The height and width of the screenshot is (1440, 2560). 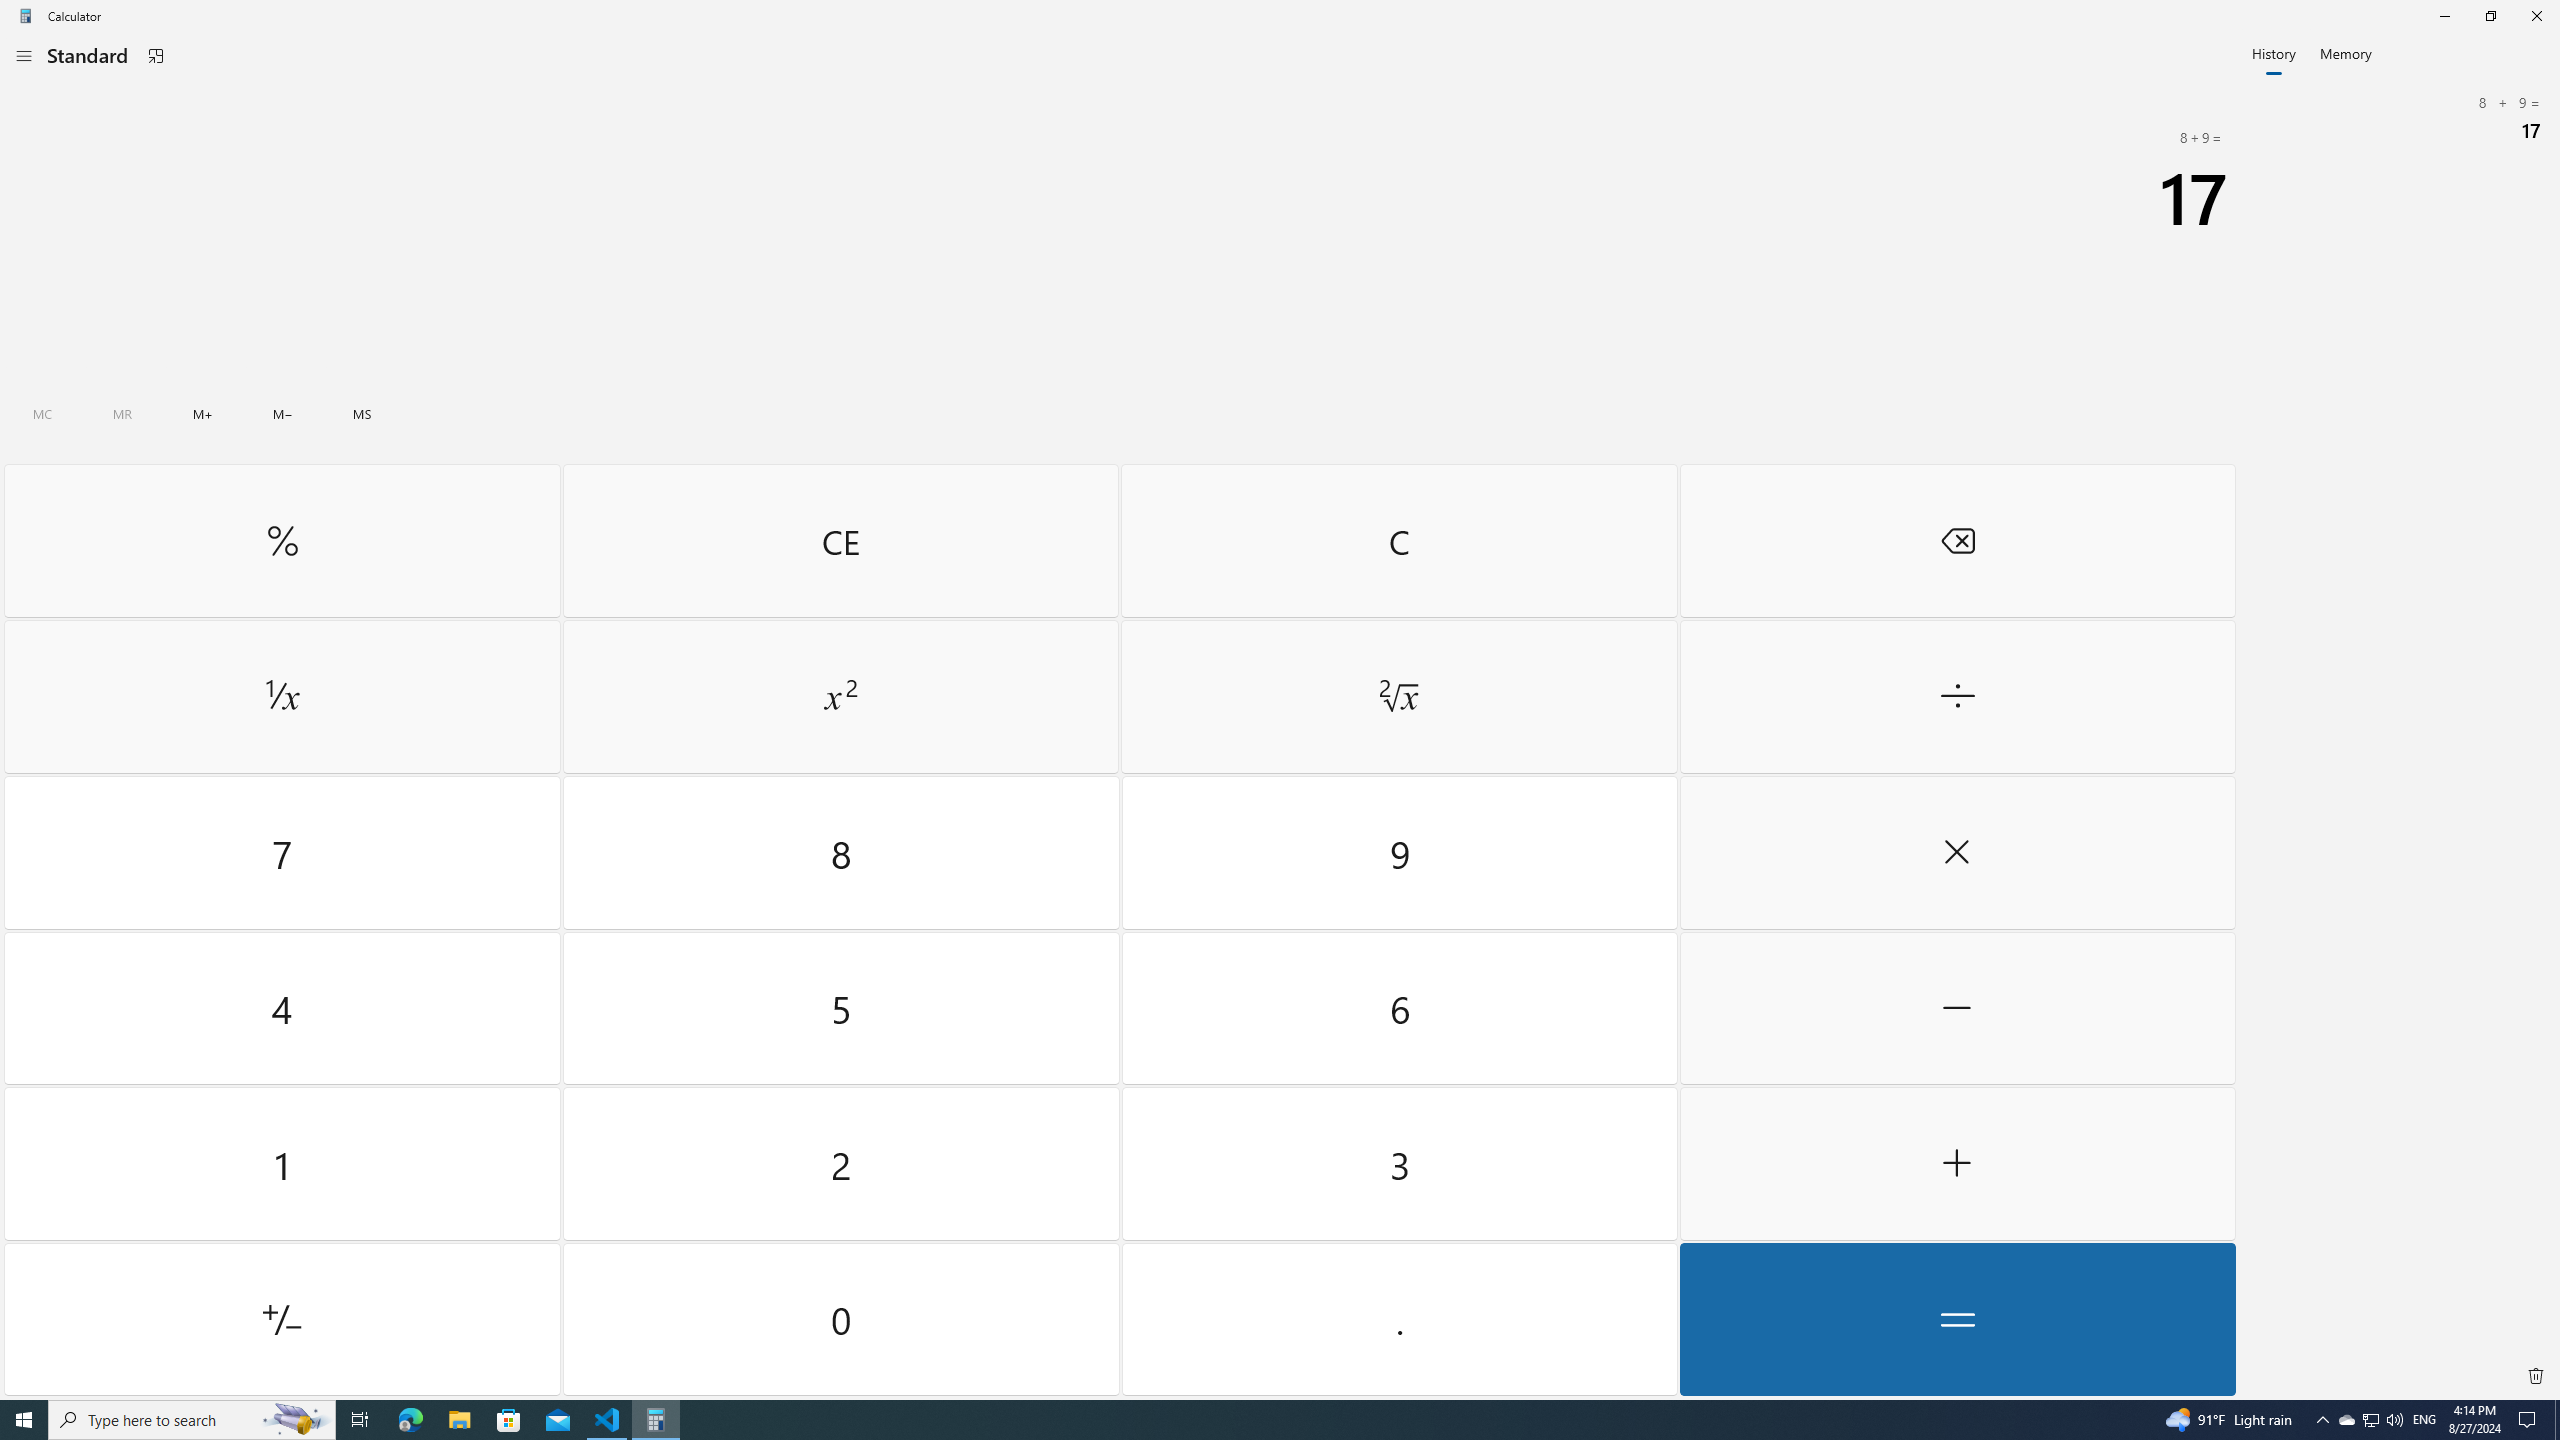 What do you see at coordinates (294, 1418) in the screenshot?
I see `'Search highlights icon opens search home window'` at bounding box center [294, 1418].